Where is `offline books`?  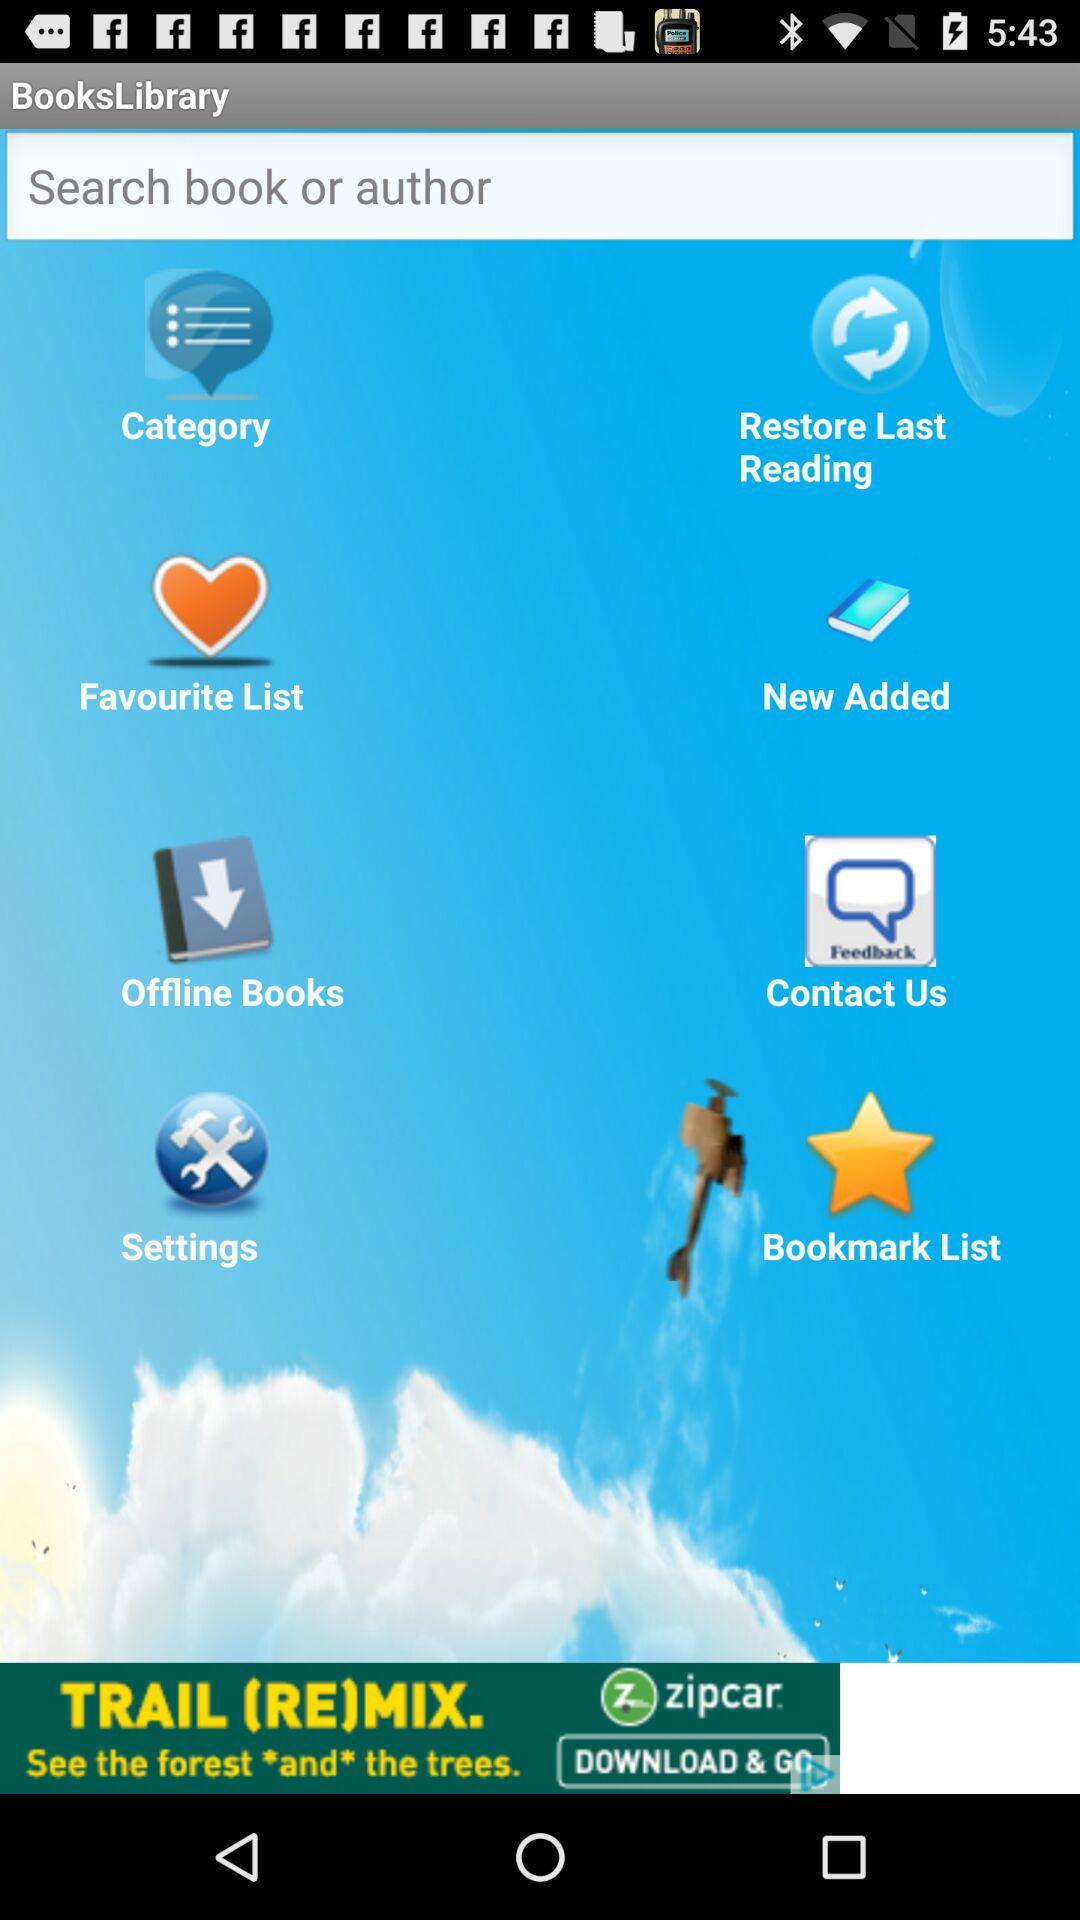
offline books is located at coordinates (209, 900).